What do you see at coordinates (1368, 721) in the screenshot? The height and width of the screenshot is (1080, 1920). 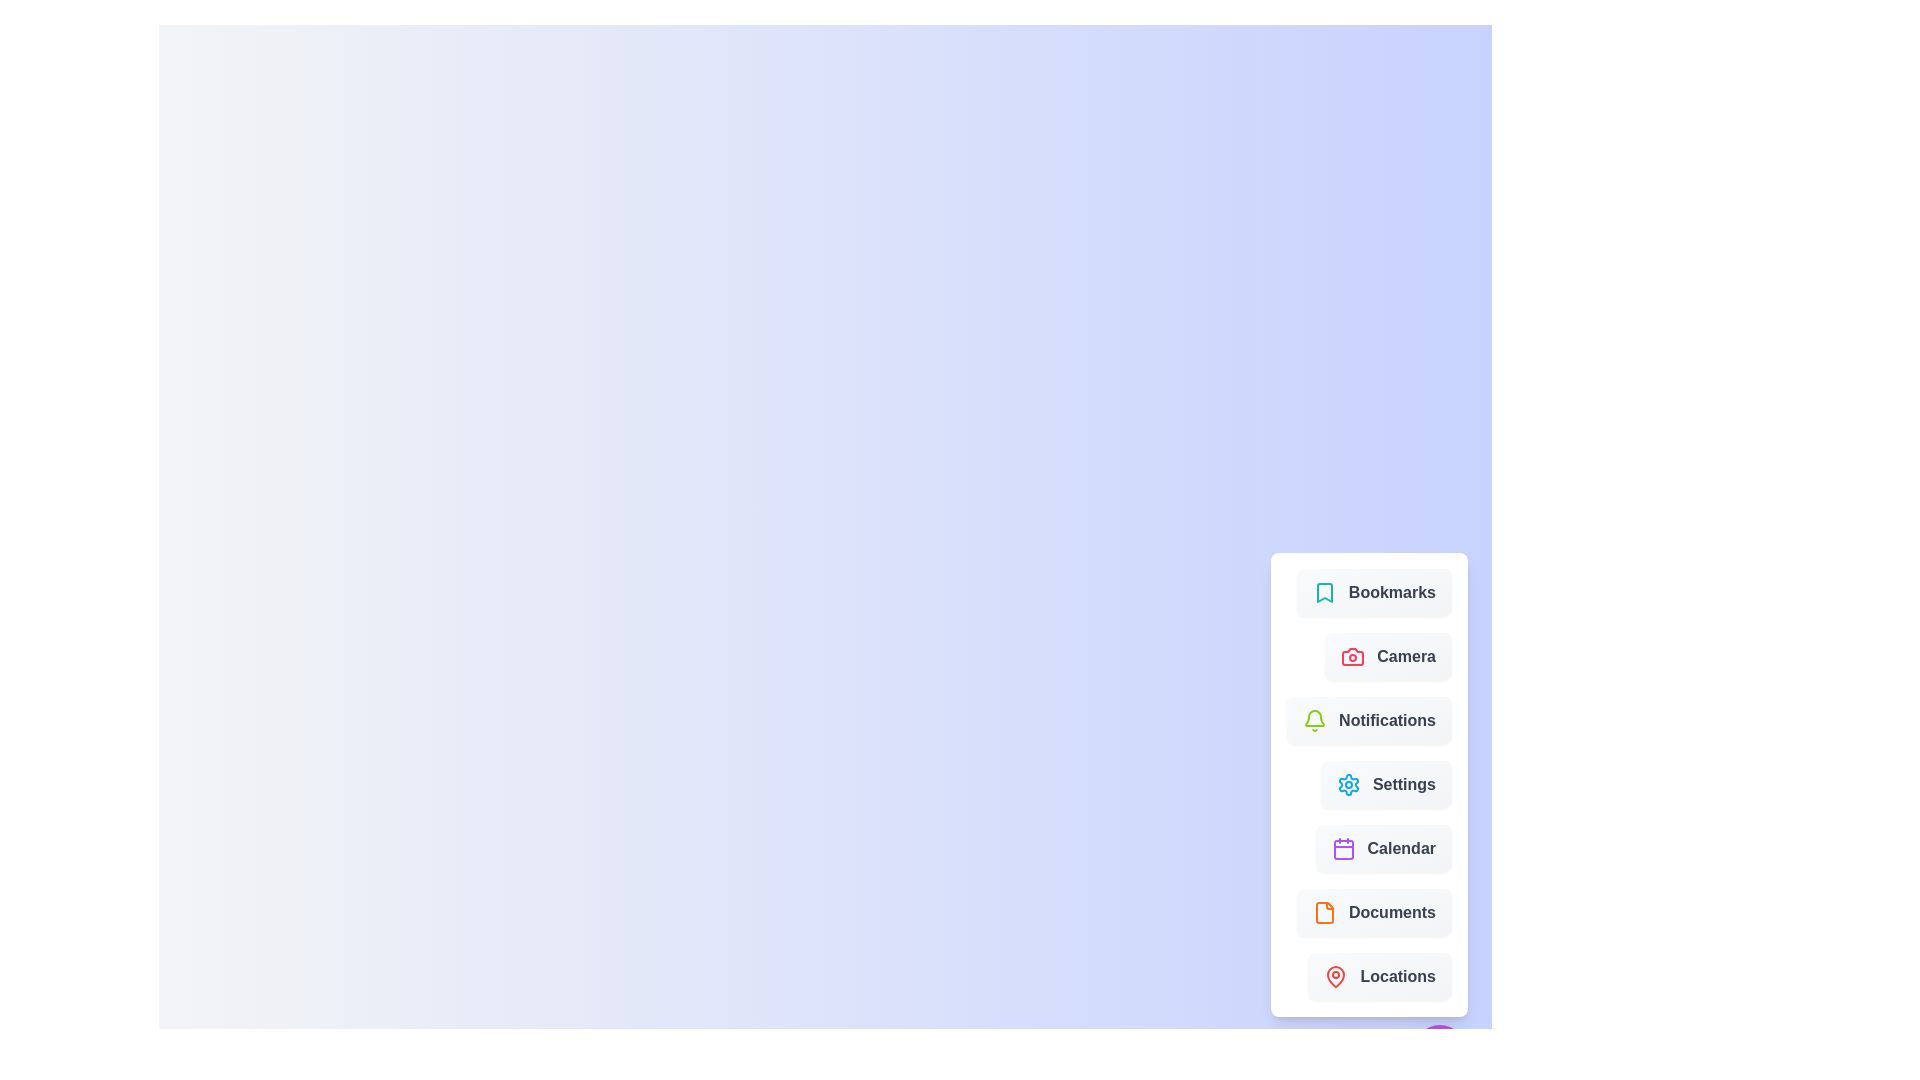 I see `the menu item corresponding to Notifications to activate its action` at bounding box center [1368, 721].